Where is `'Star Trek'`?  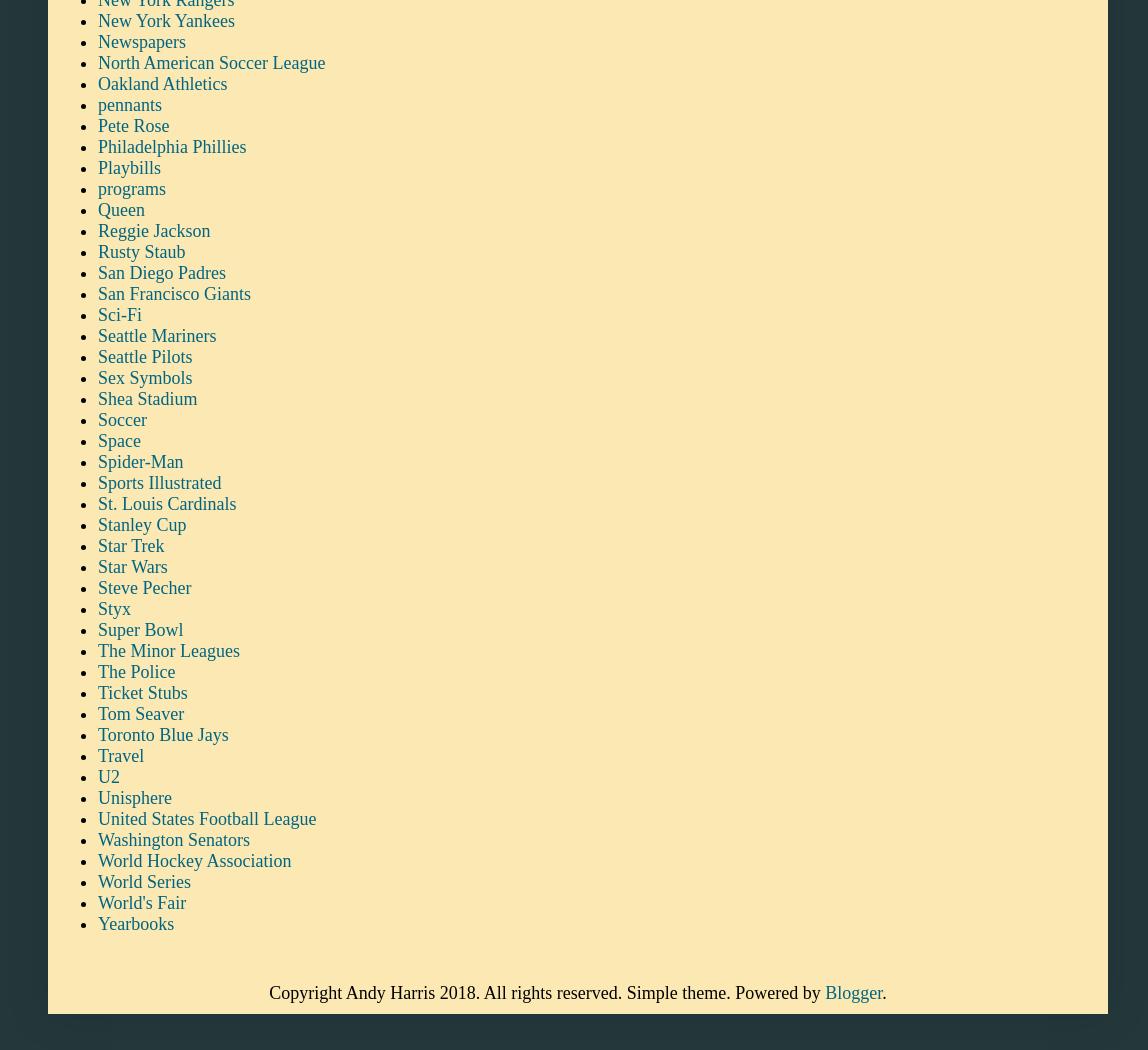
'Star Trek' is located at coordinates (130, 544).